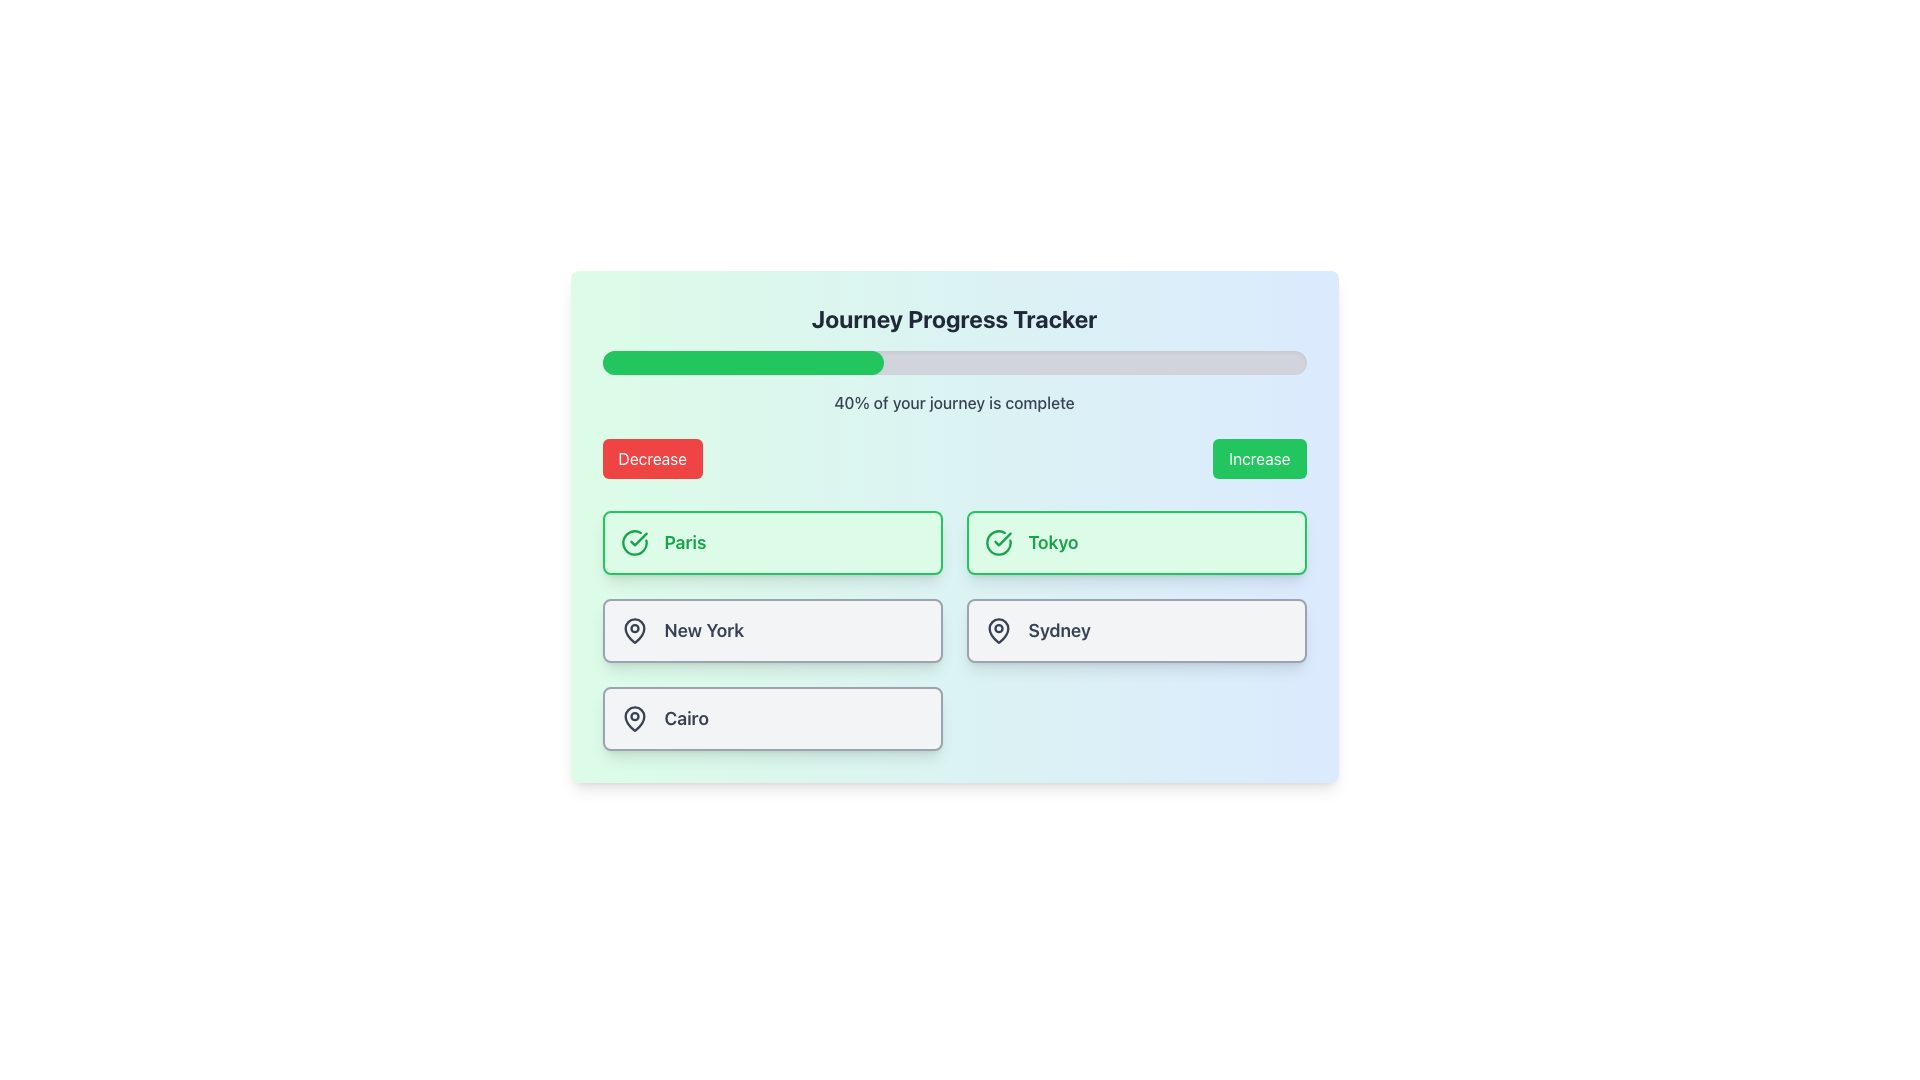 The height and width of the screenshot is (1080, 1920). What do you see at coordinates (998, 631) in the screenshot?
I see `the map pin icon representing the geographical location of Sydney` at bounding box center [998, 631].